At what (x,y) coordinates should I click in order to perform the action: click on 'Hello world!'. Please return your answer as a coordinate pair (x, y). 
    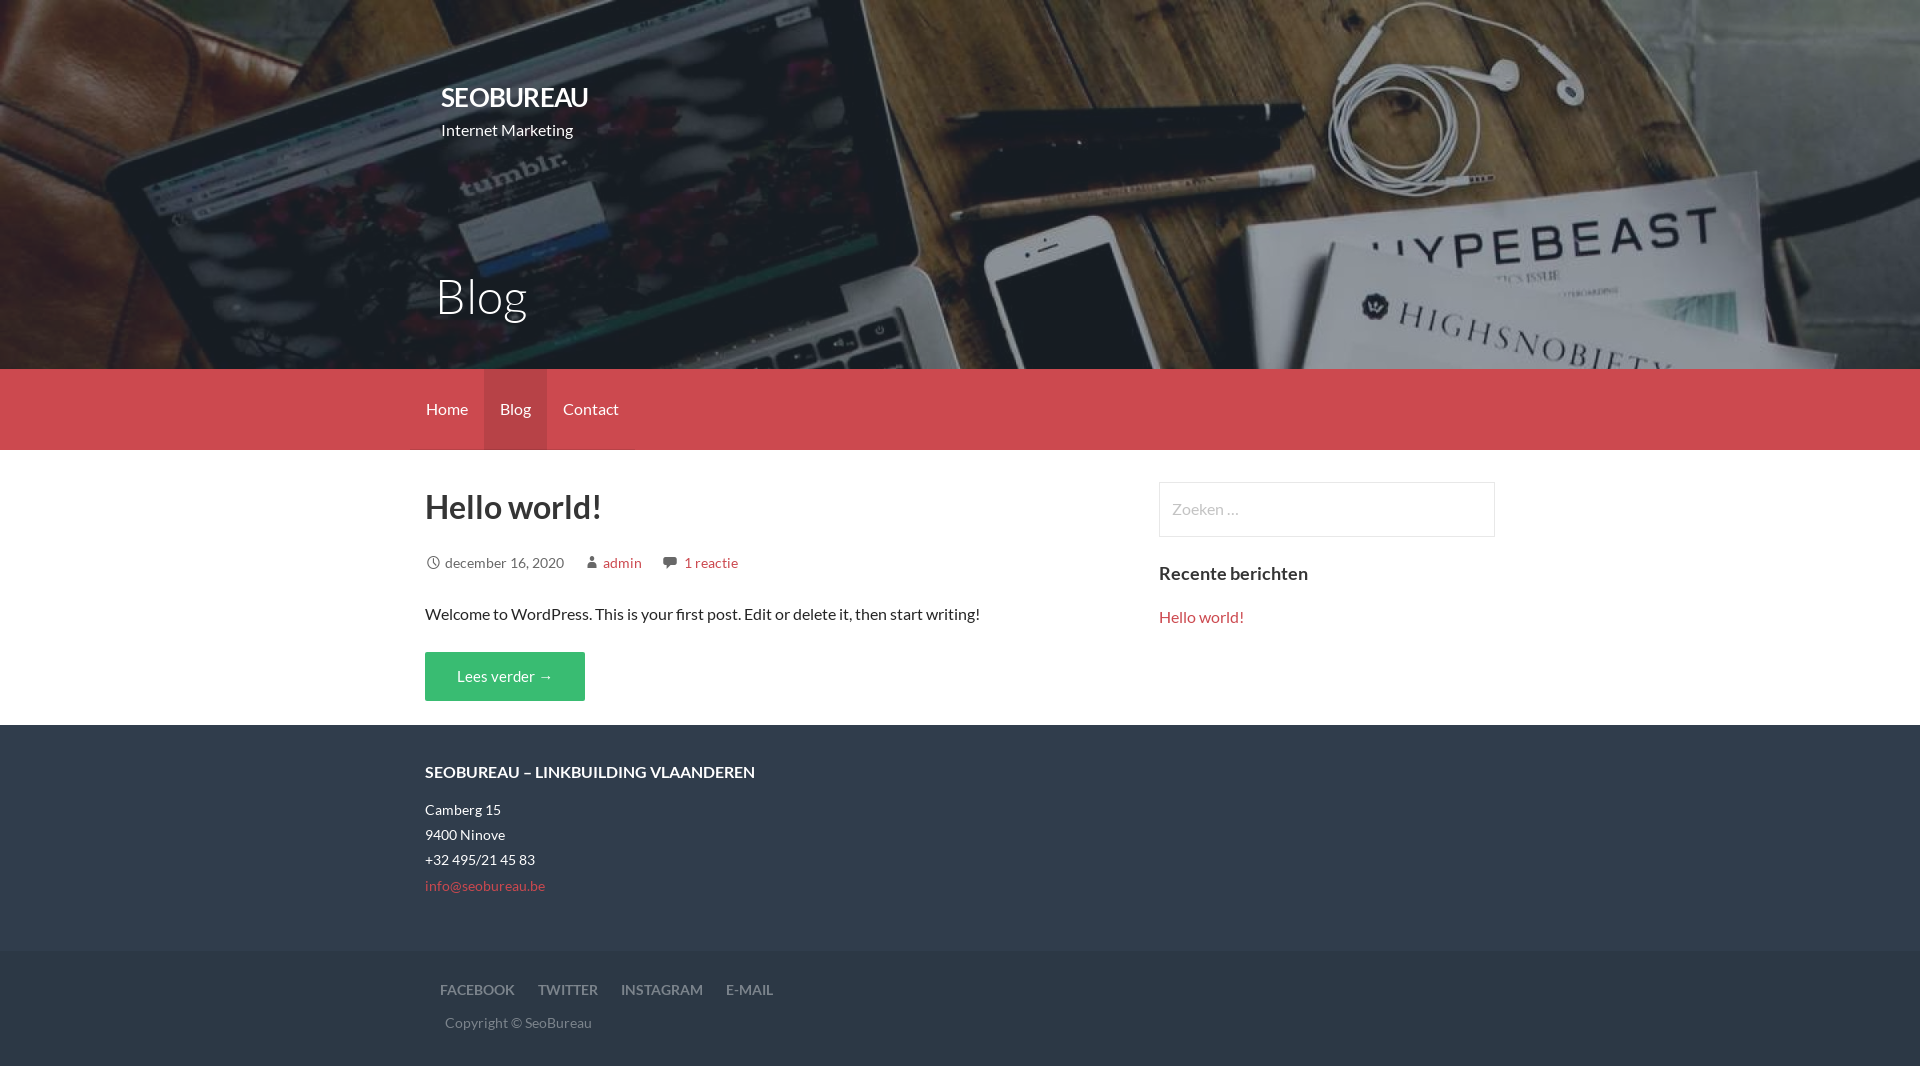
    Looking at the image, I should click on (513, 505).